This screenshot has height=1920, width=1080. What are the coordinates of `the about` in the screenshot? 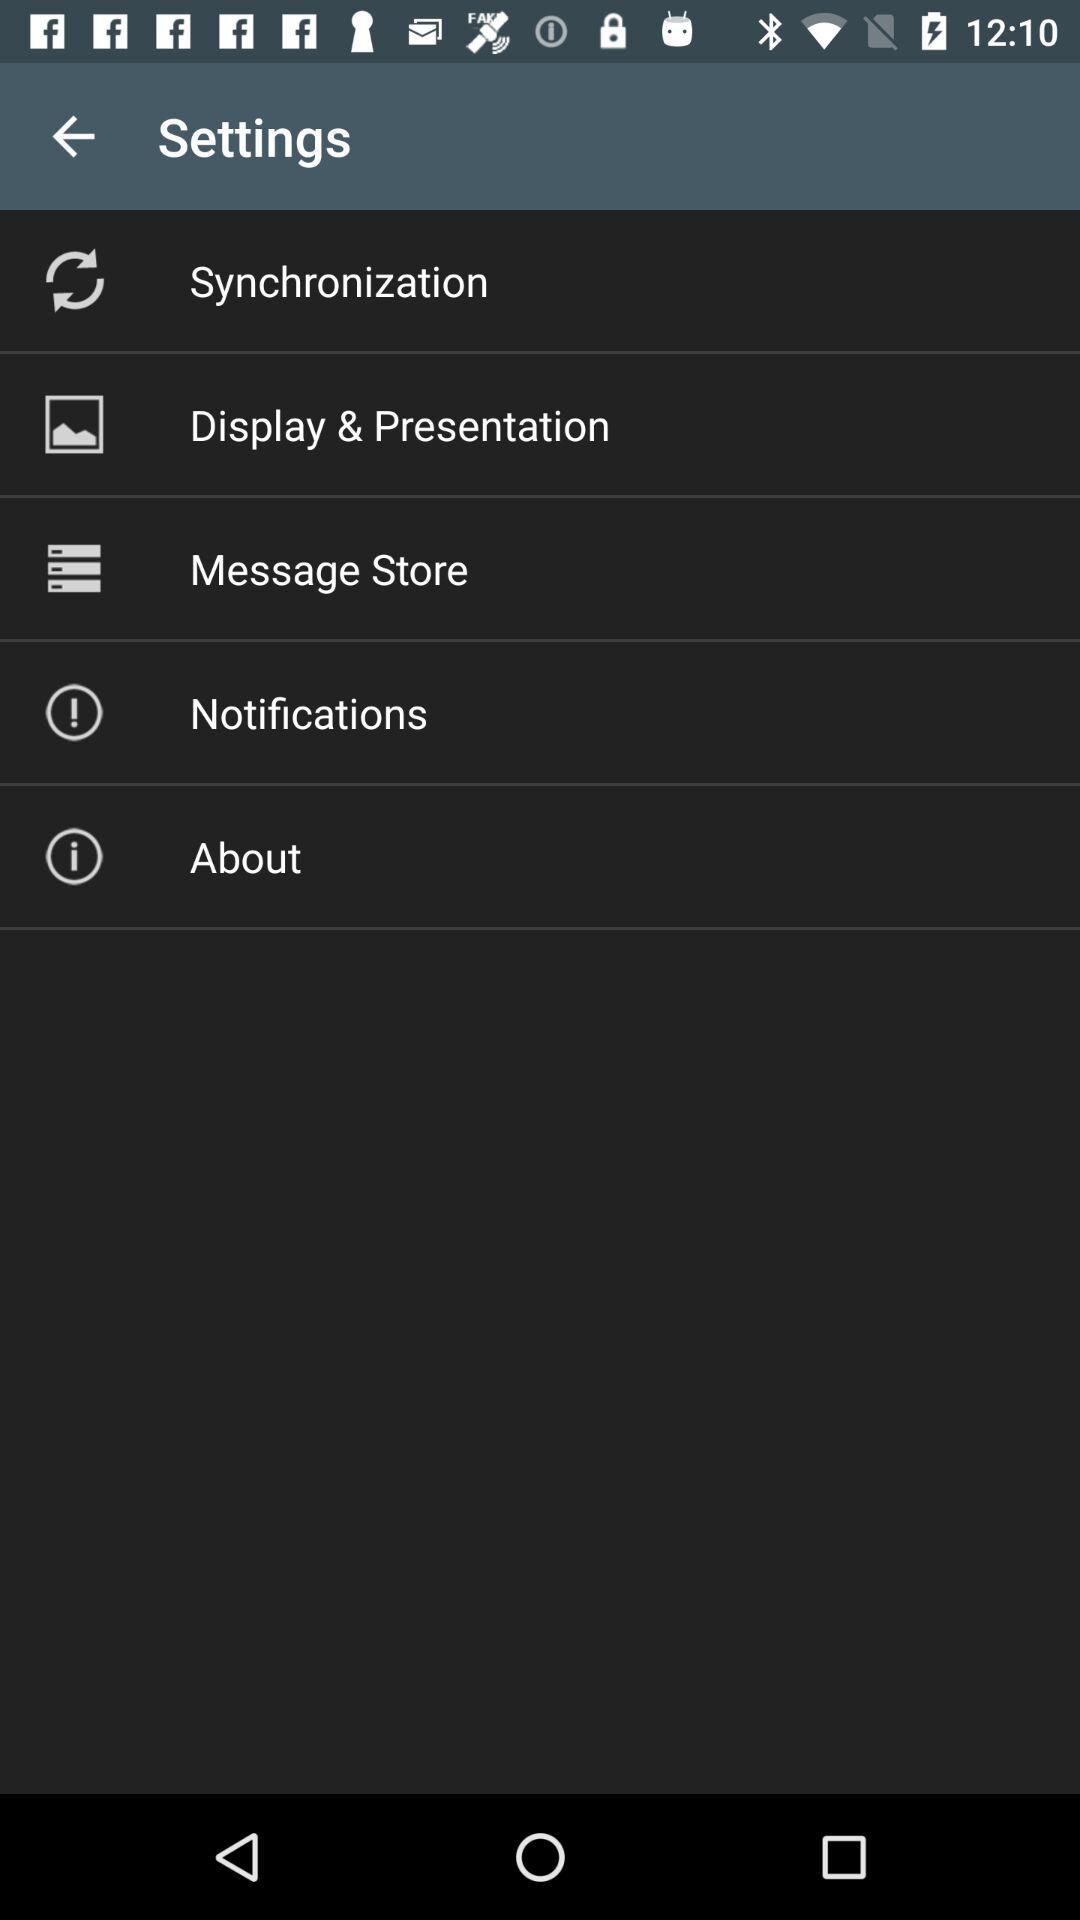 It's located at (244, 856).